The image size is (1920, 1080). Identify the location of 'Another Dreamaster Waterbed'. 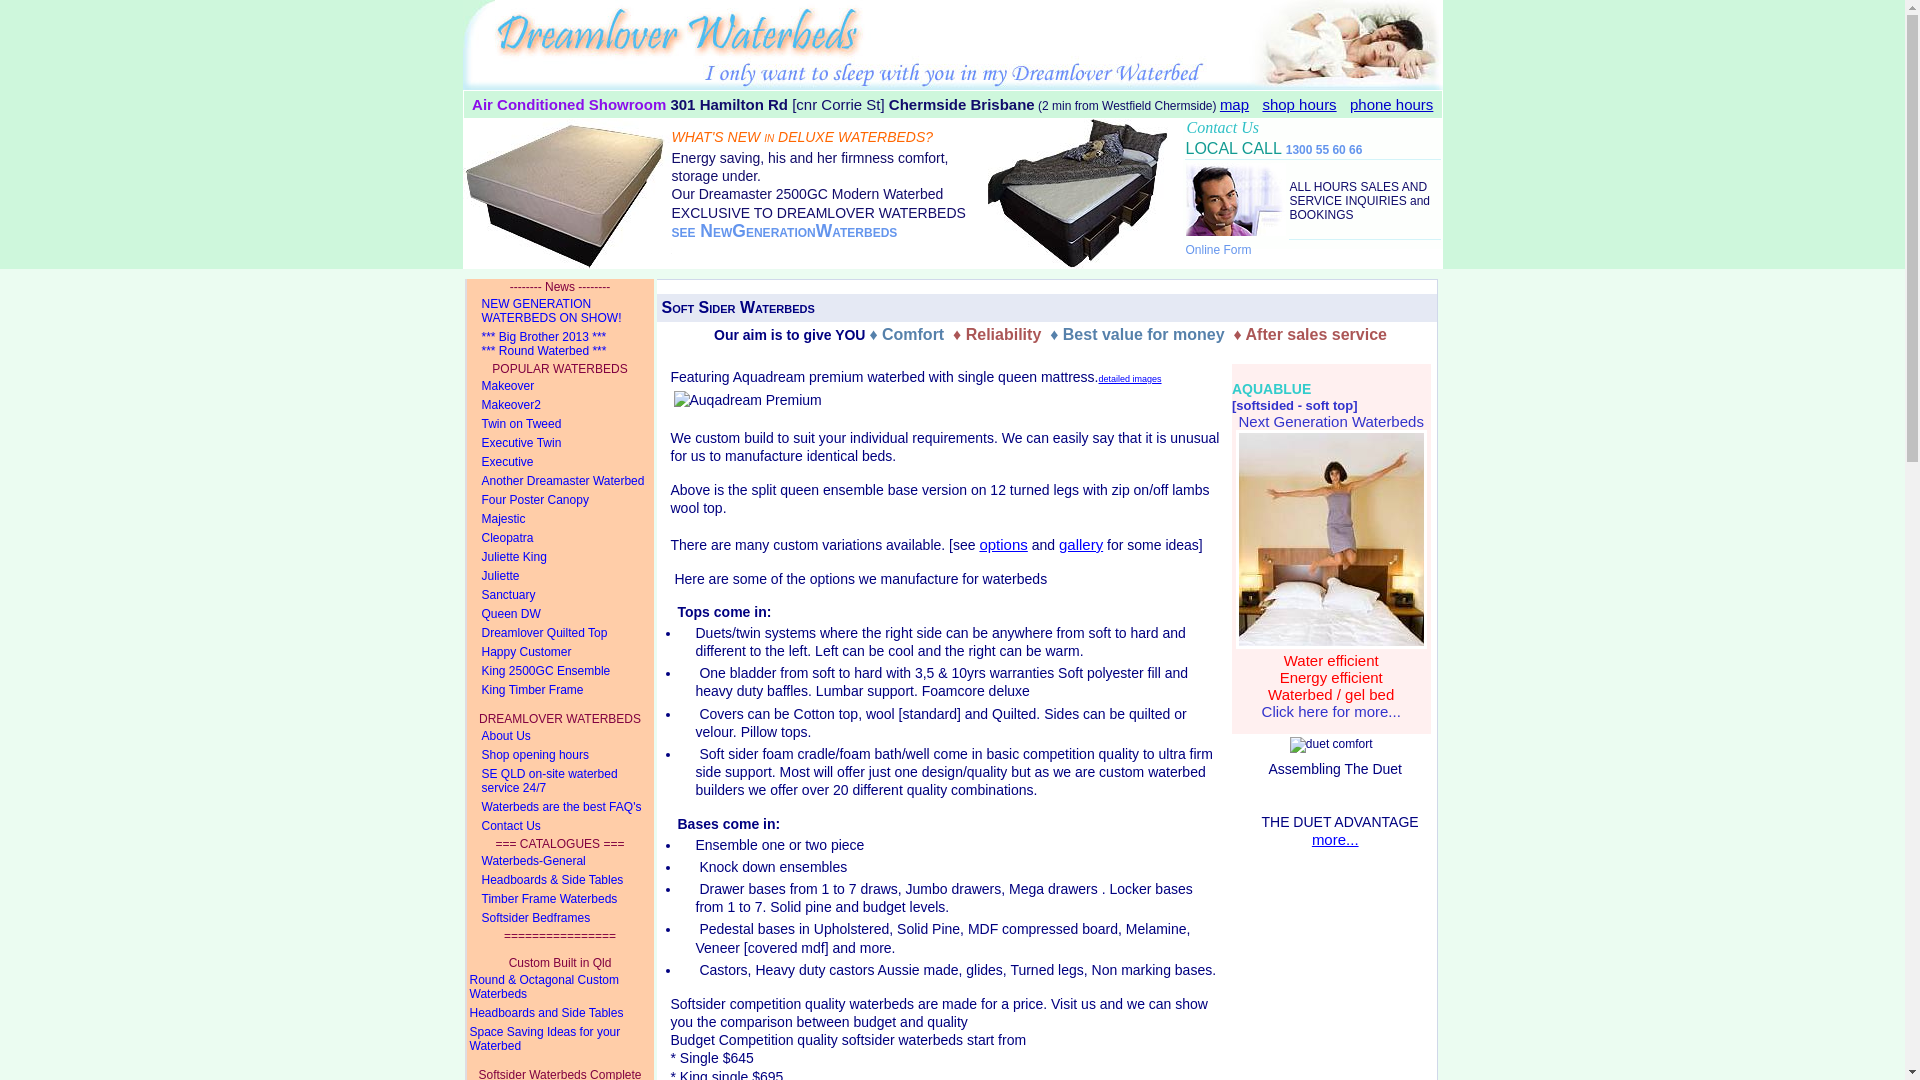
(464, 481).